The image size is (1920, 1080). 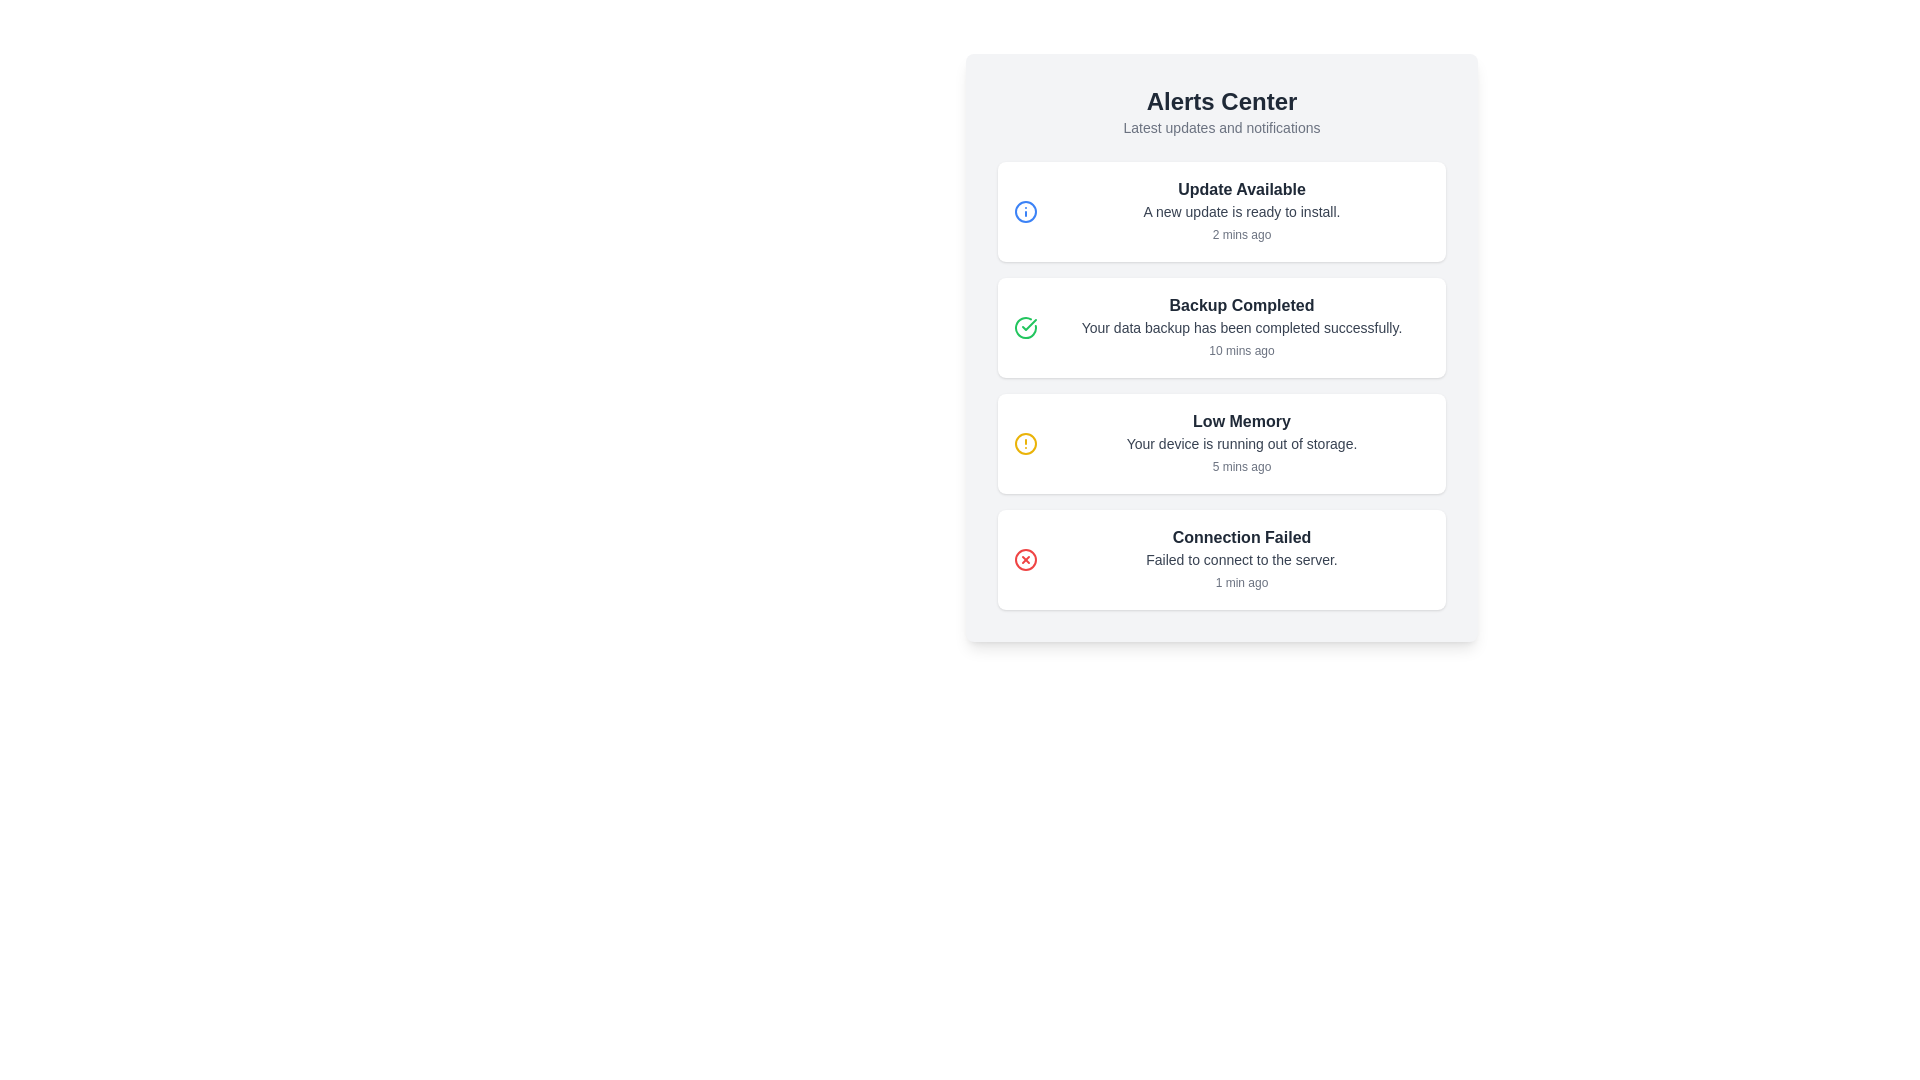 What do you see at coordinates (1221, 385) in the screenshot?
I see `the notification card in the Alerts Center` at bounding box center [1221, 385].